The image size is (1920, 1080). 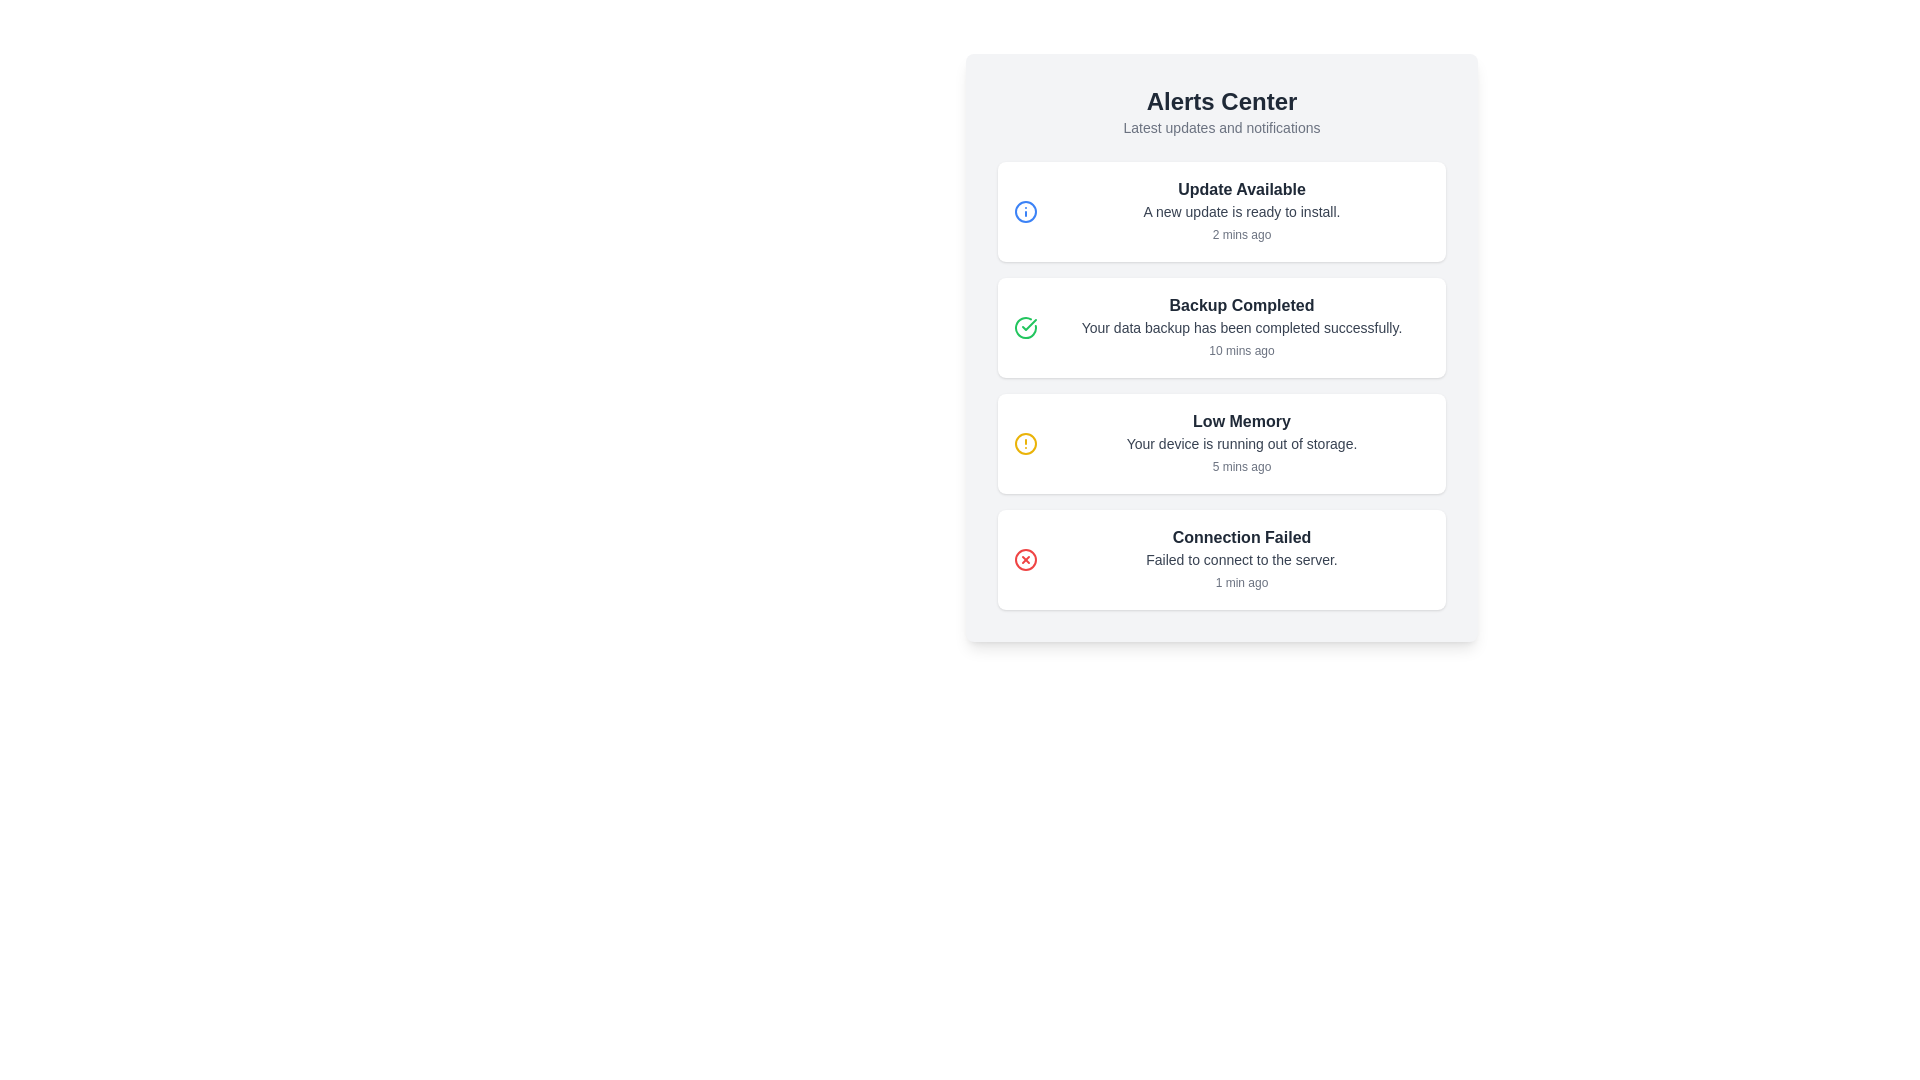 What do you see at coordinates (1221, 385) in the screenshot?
I see `the notification card in the Alerts Center` at bounding box center [1221, 385].